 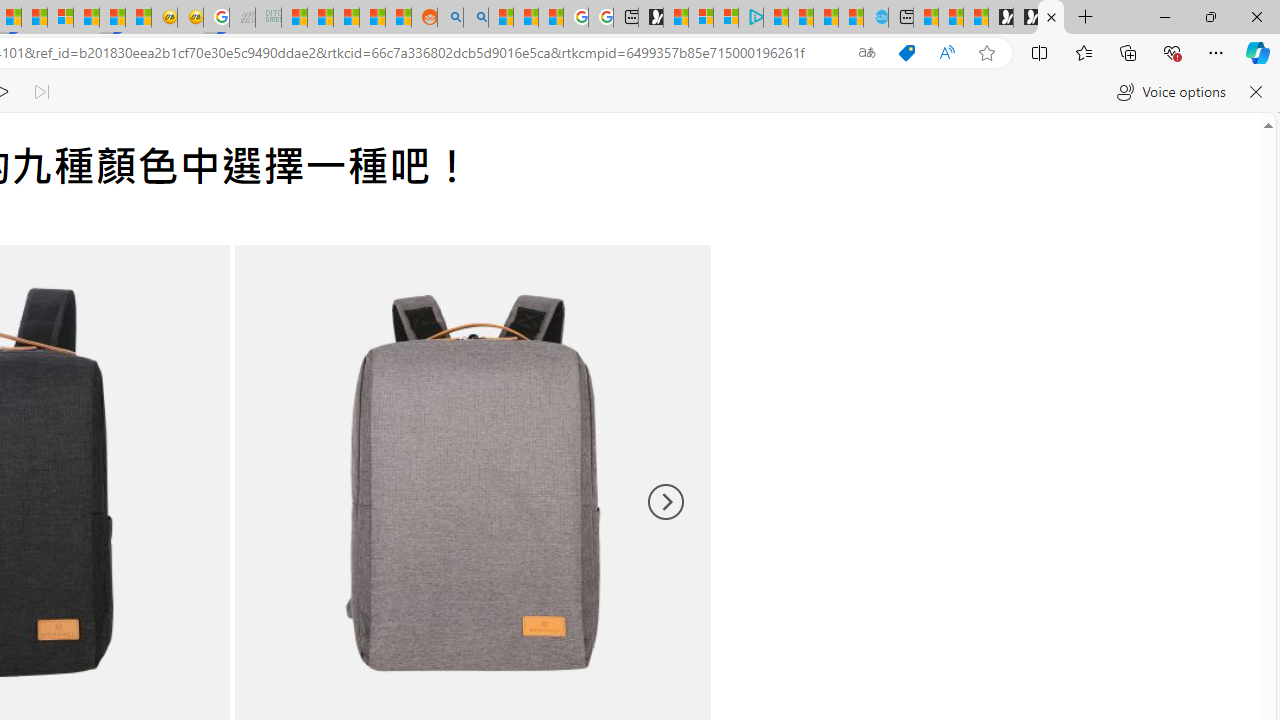 What do you see at coordinates (1215, 51) in the screenshot?
I see `'Settings and more (Alt+F)'` at bounding box center [1215, 51].